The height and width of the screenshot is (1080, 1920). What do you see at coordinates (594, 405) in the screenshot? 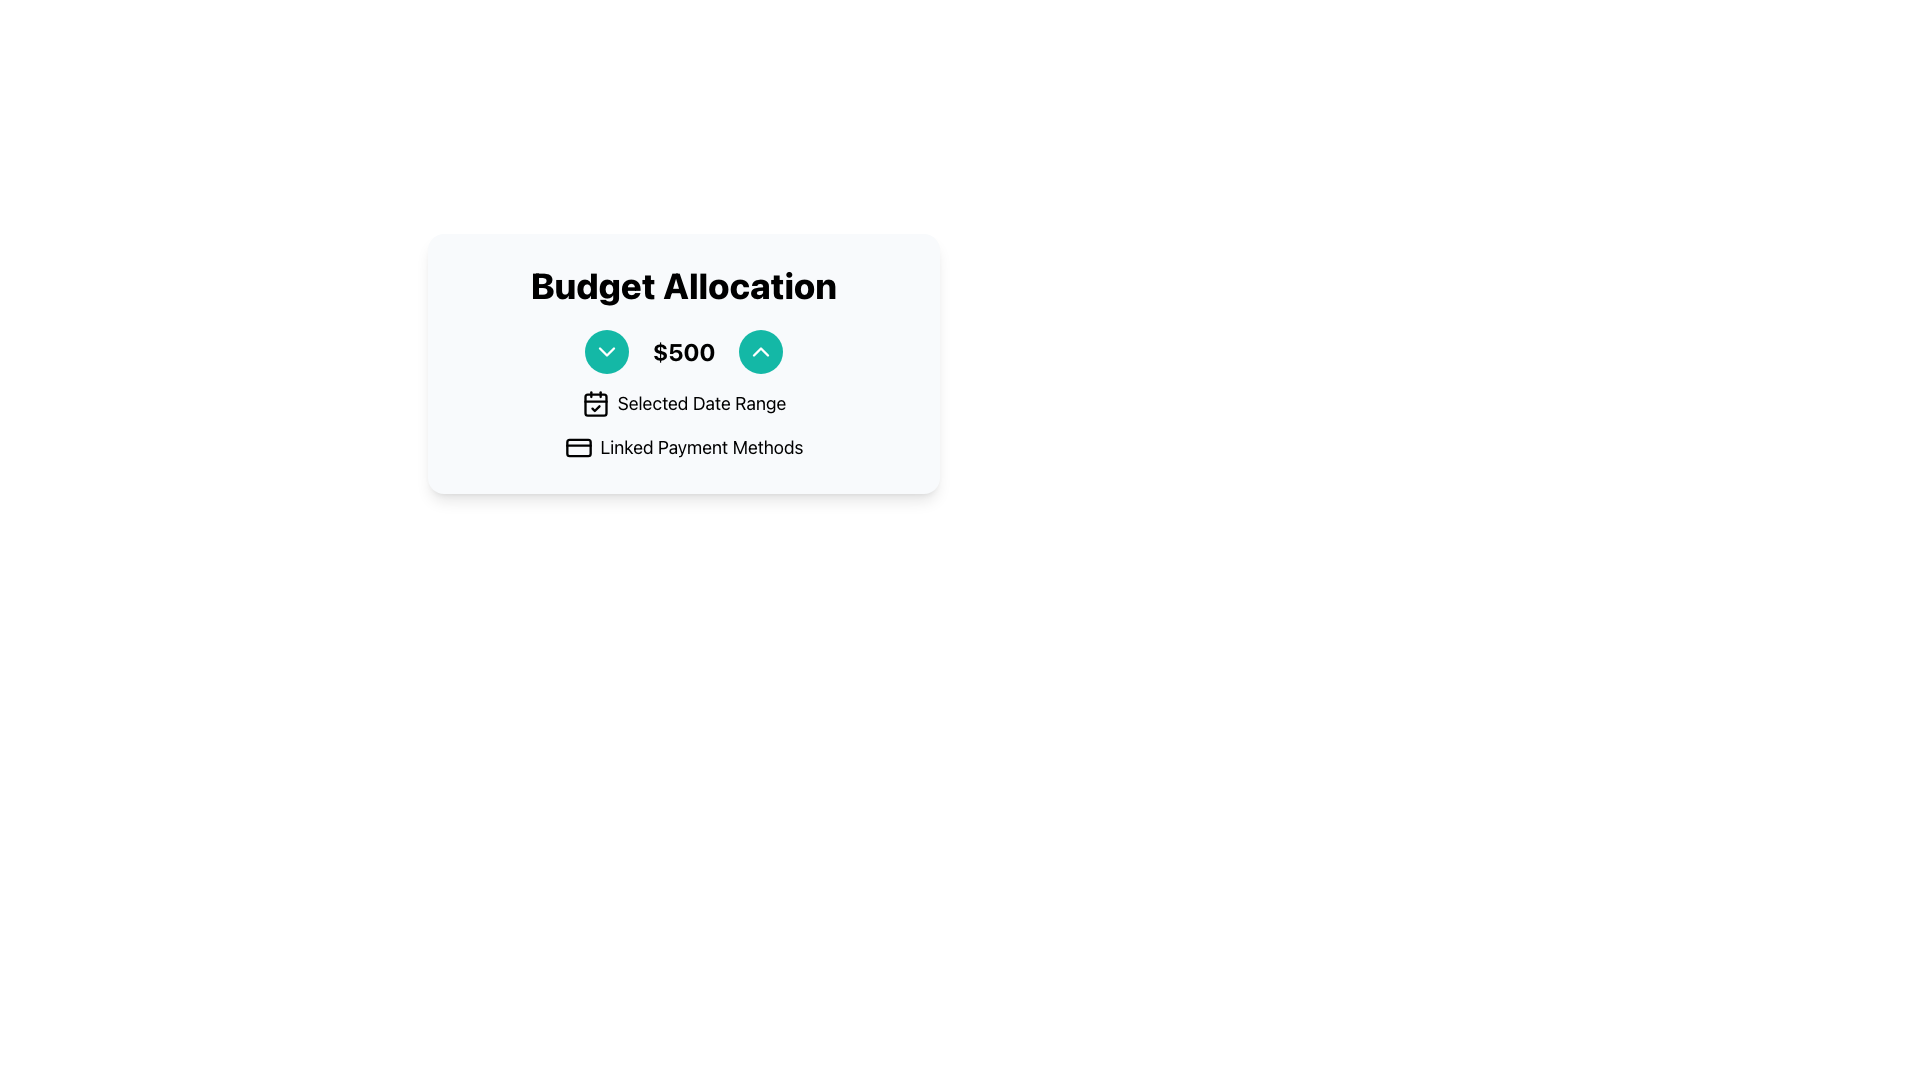
I see `the large rectangular background shape with rounded corners located centrally within the calendar icon design` at bounding box center [594, 405].